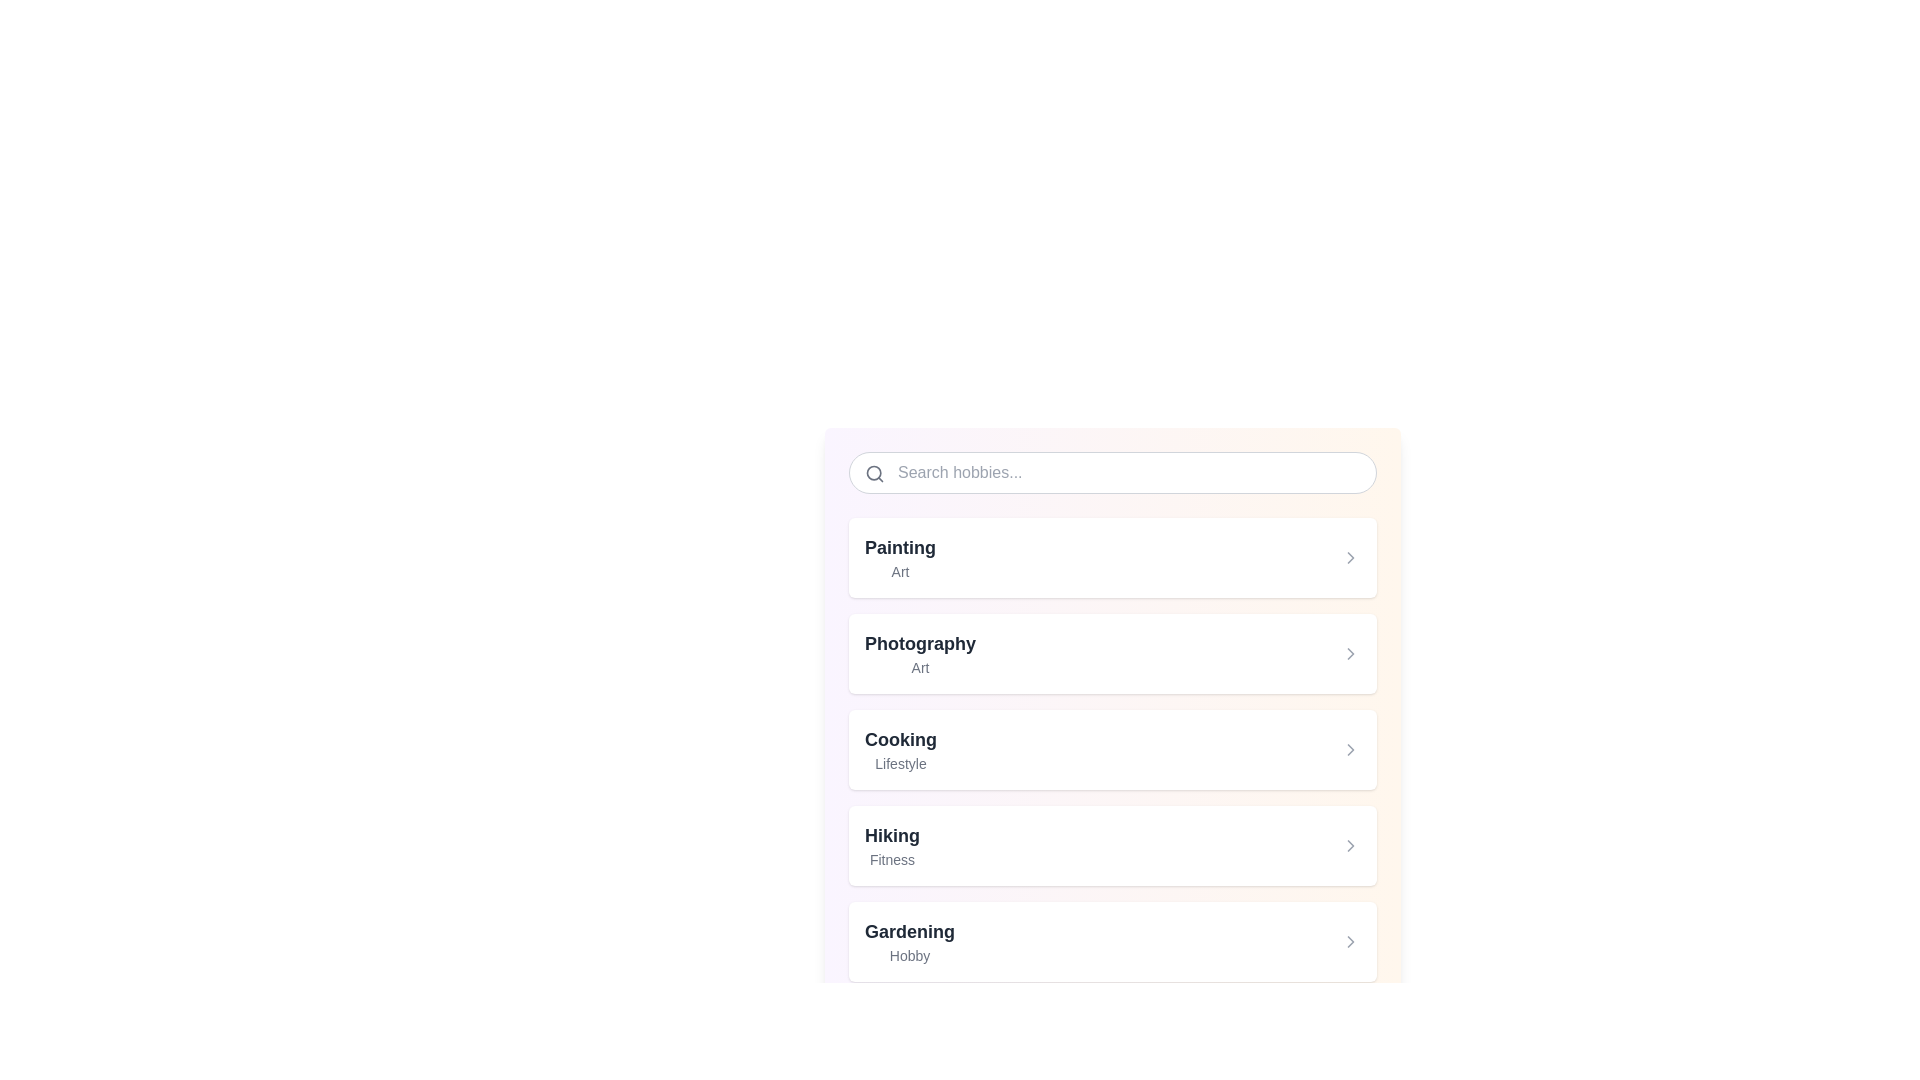  I want to click on the small gray chevron-shaped arrow icon located at the far right of the 'Photography' card, so click(1350, 654).